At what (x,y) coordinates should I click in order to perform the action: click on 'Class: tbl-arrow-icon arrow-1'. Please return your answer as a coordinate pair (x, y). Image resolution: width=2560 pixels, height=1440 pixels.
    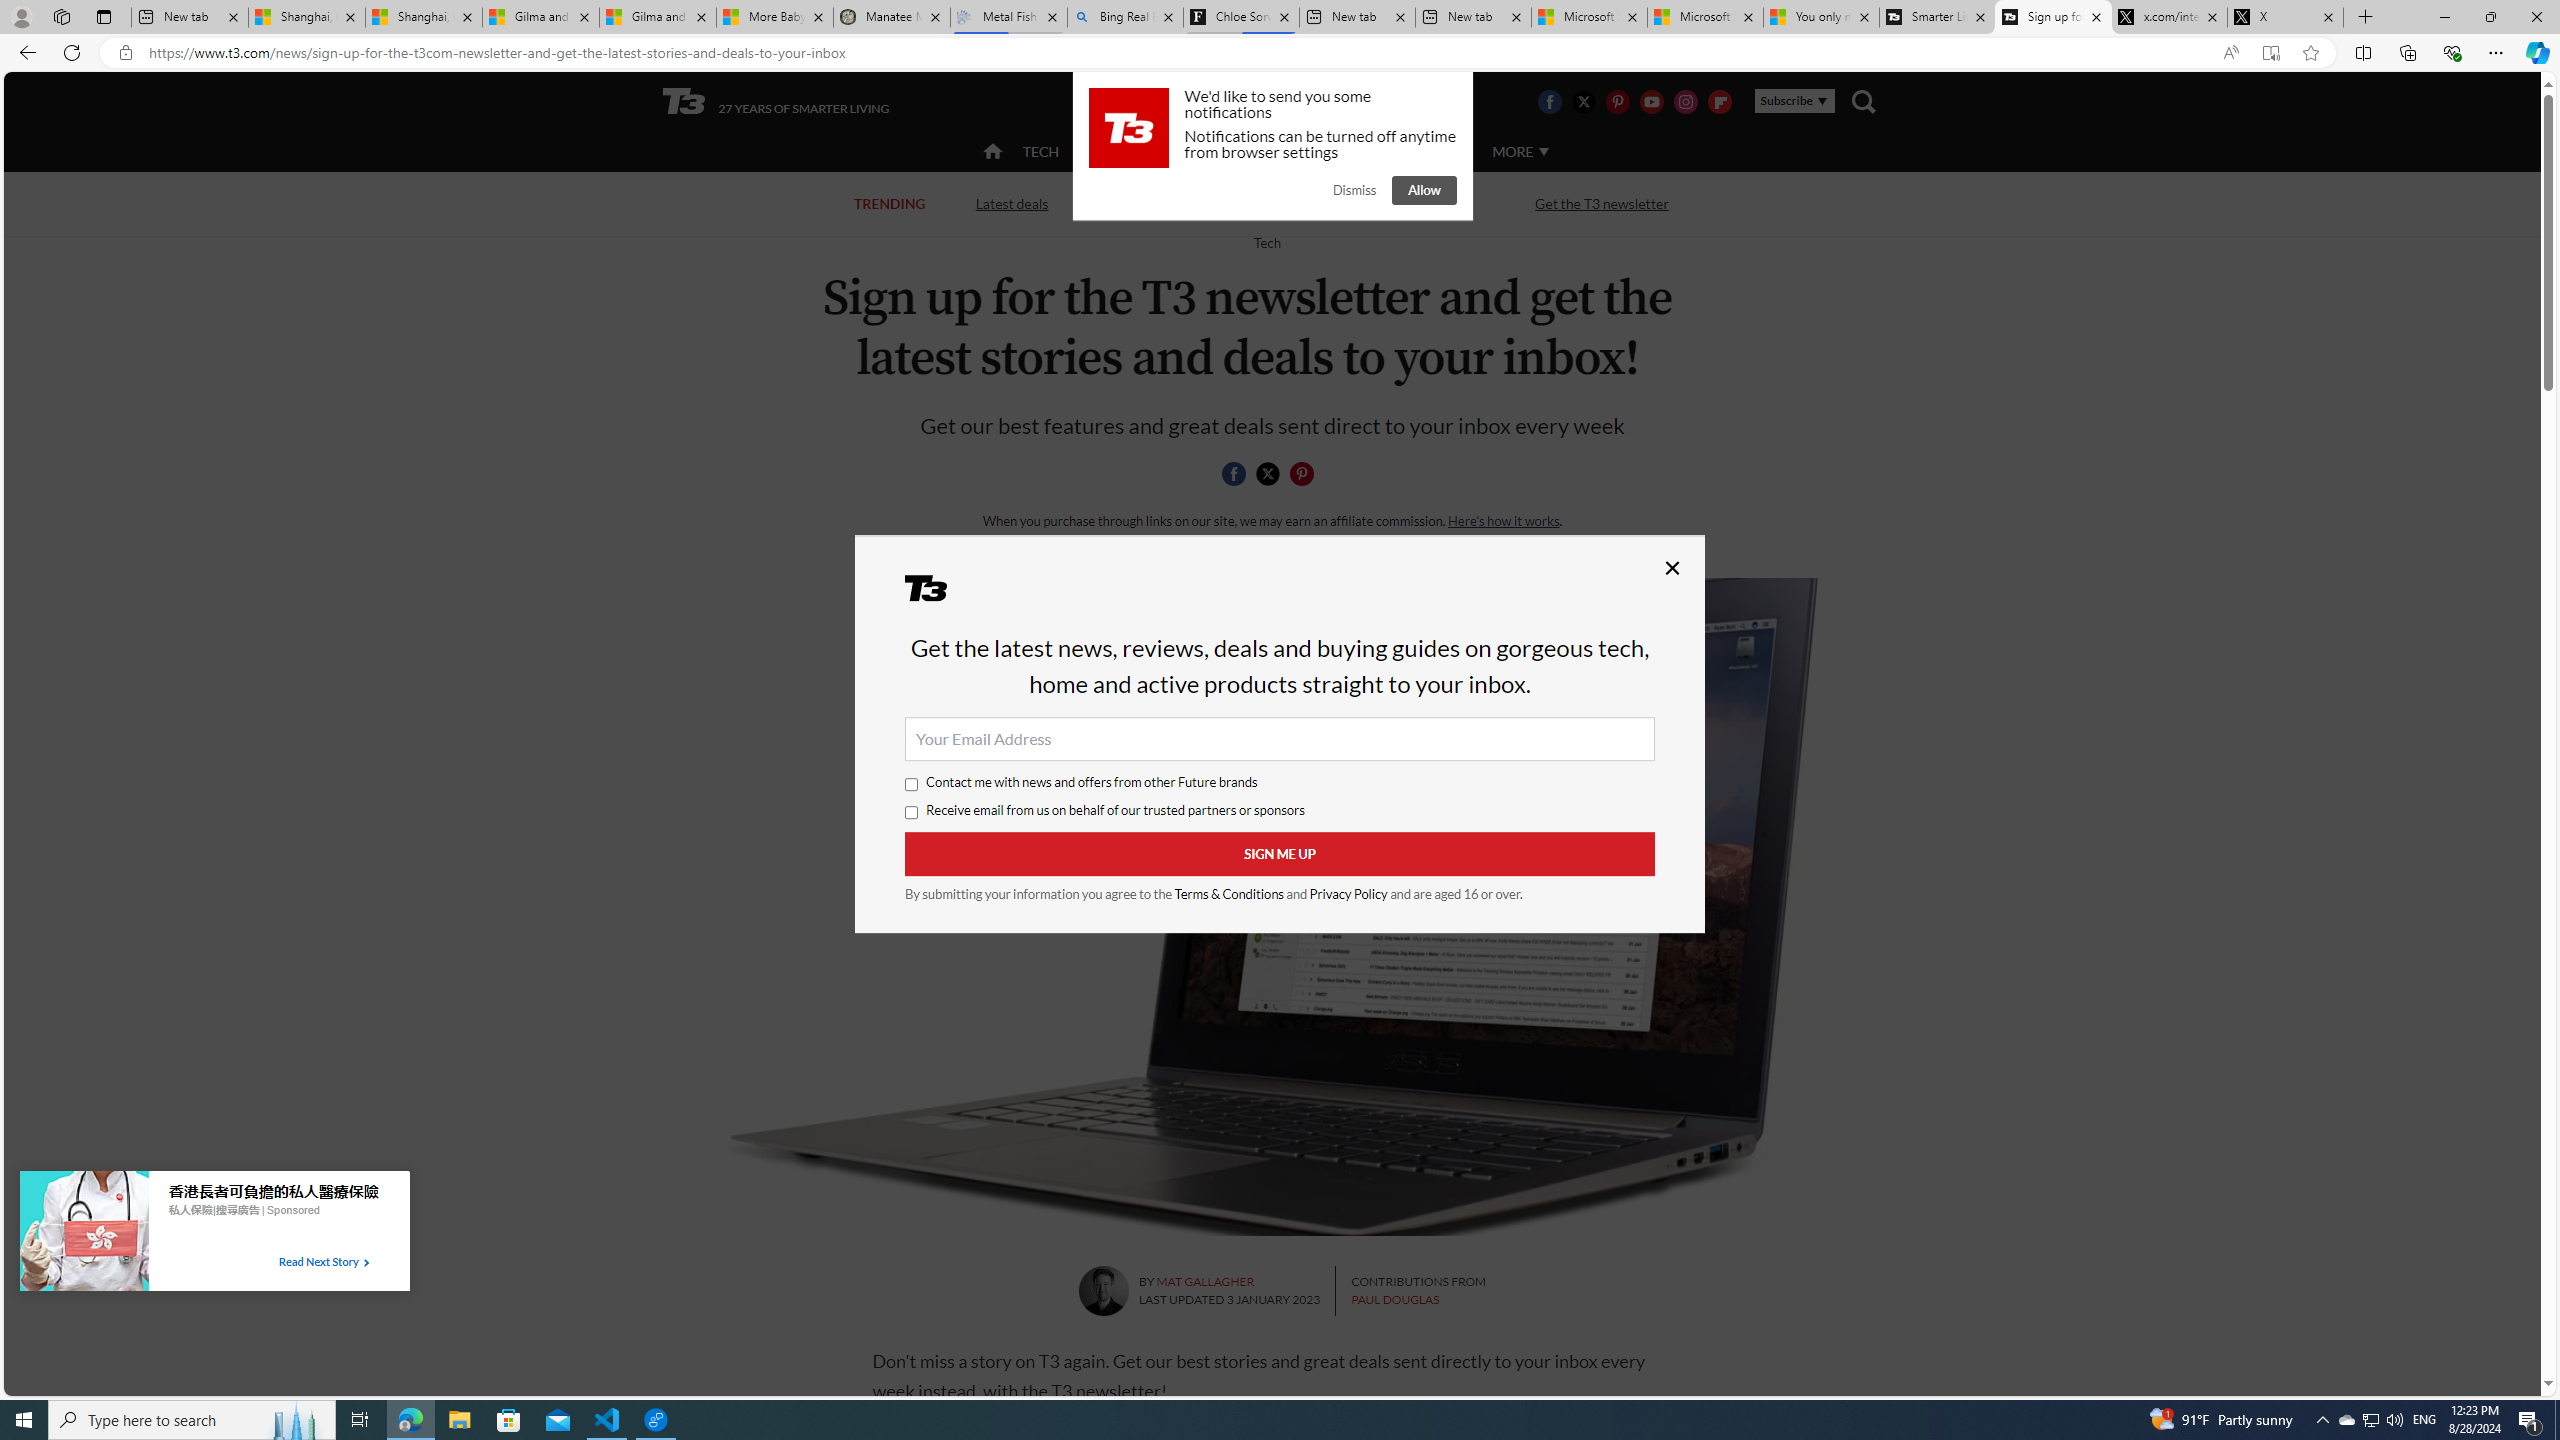
    Looking at the image, I should click on (366, 1261).